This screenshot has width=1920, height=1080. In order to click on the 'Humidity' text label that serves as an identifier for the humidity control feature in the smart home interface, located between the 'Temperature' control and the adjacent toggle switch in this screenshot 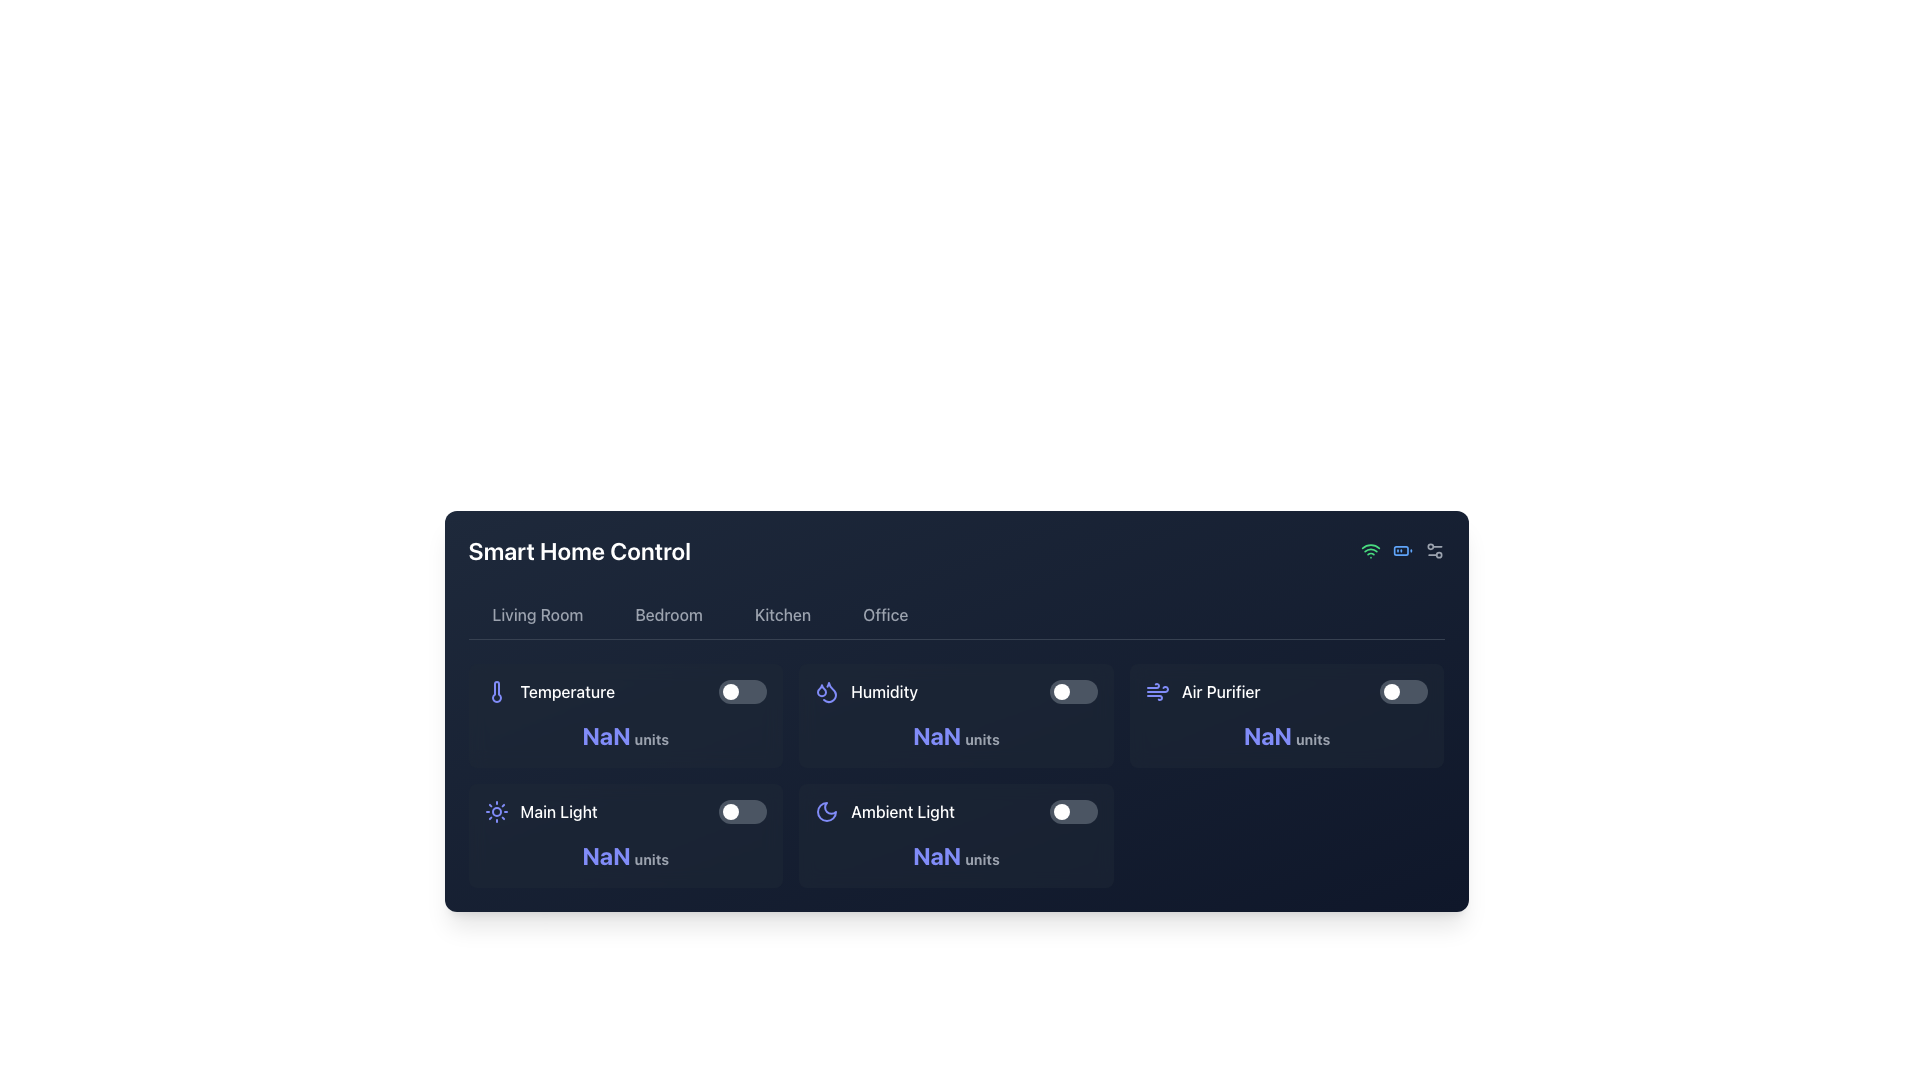, I will do `click(866, 690)`.